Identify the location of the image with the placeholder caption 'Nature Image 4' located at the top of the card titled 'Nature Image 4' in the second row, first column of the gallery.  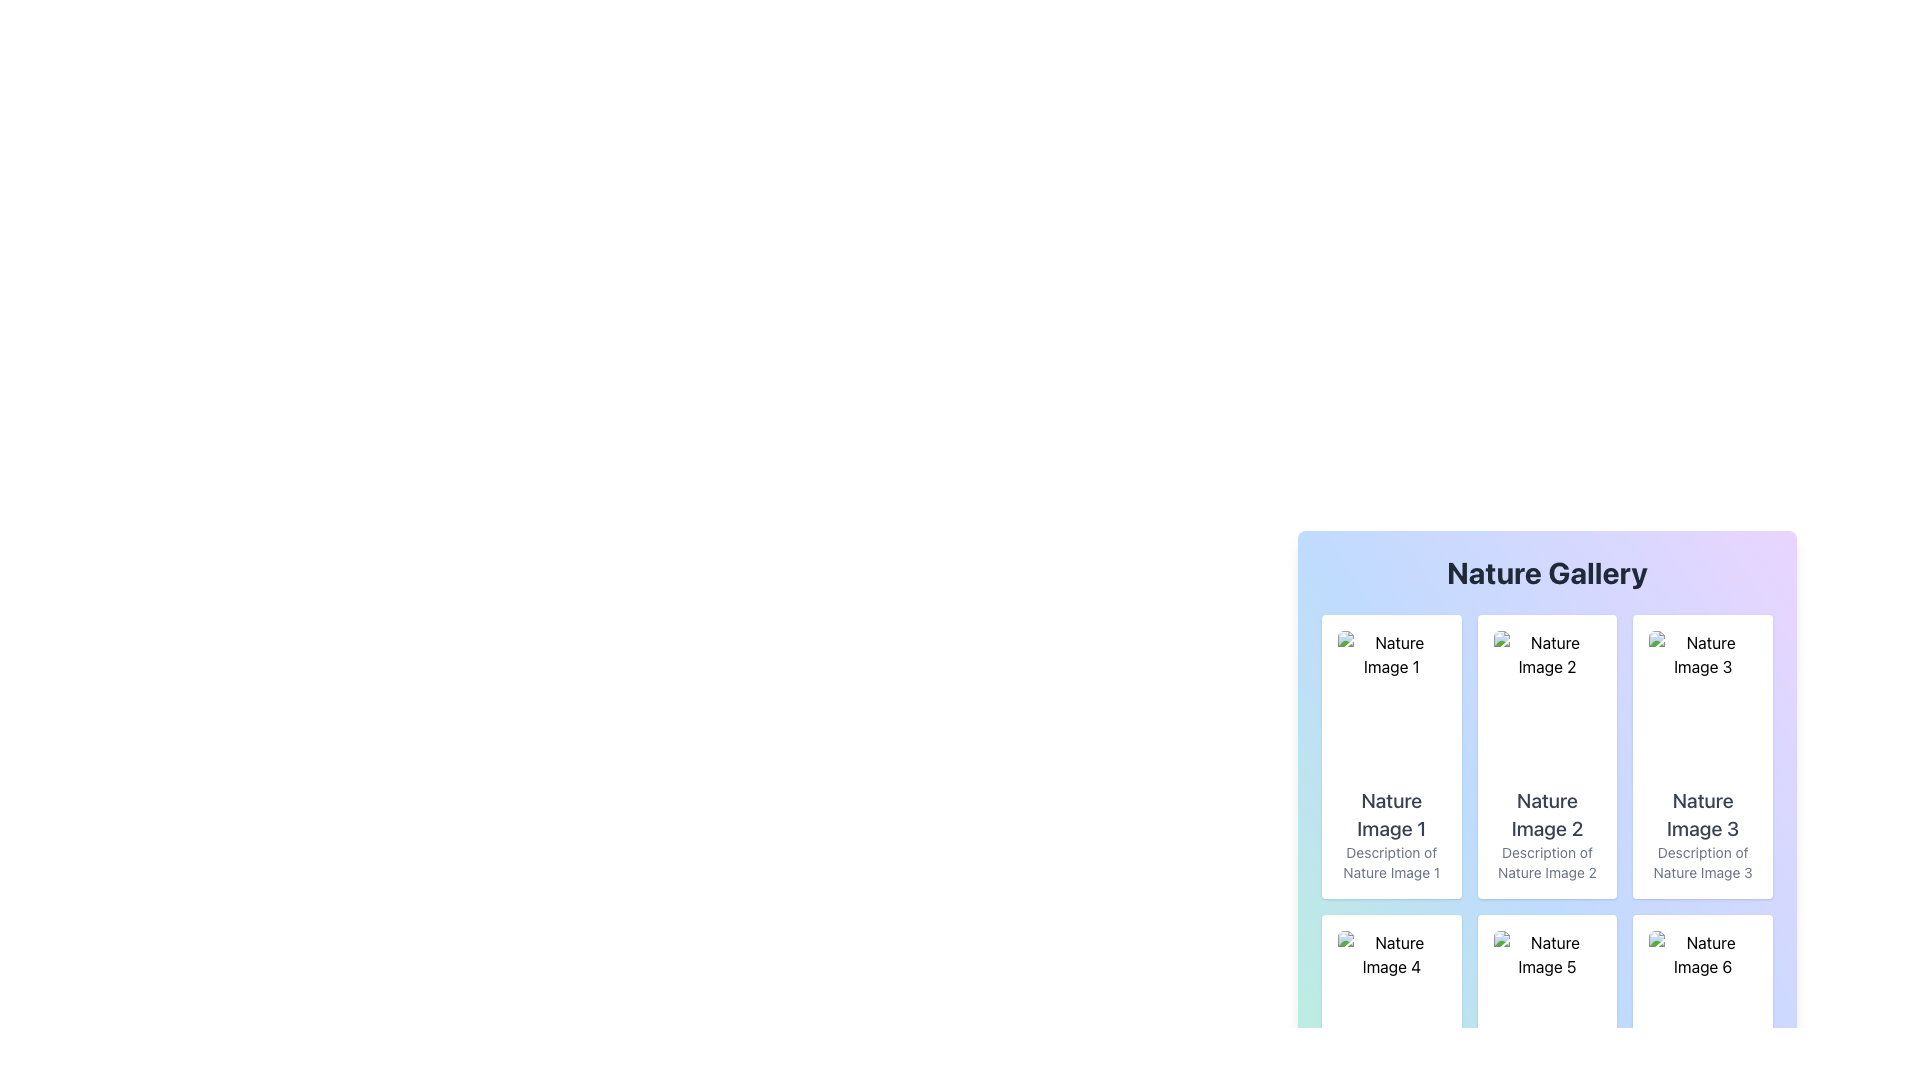
(1390, 1002).